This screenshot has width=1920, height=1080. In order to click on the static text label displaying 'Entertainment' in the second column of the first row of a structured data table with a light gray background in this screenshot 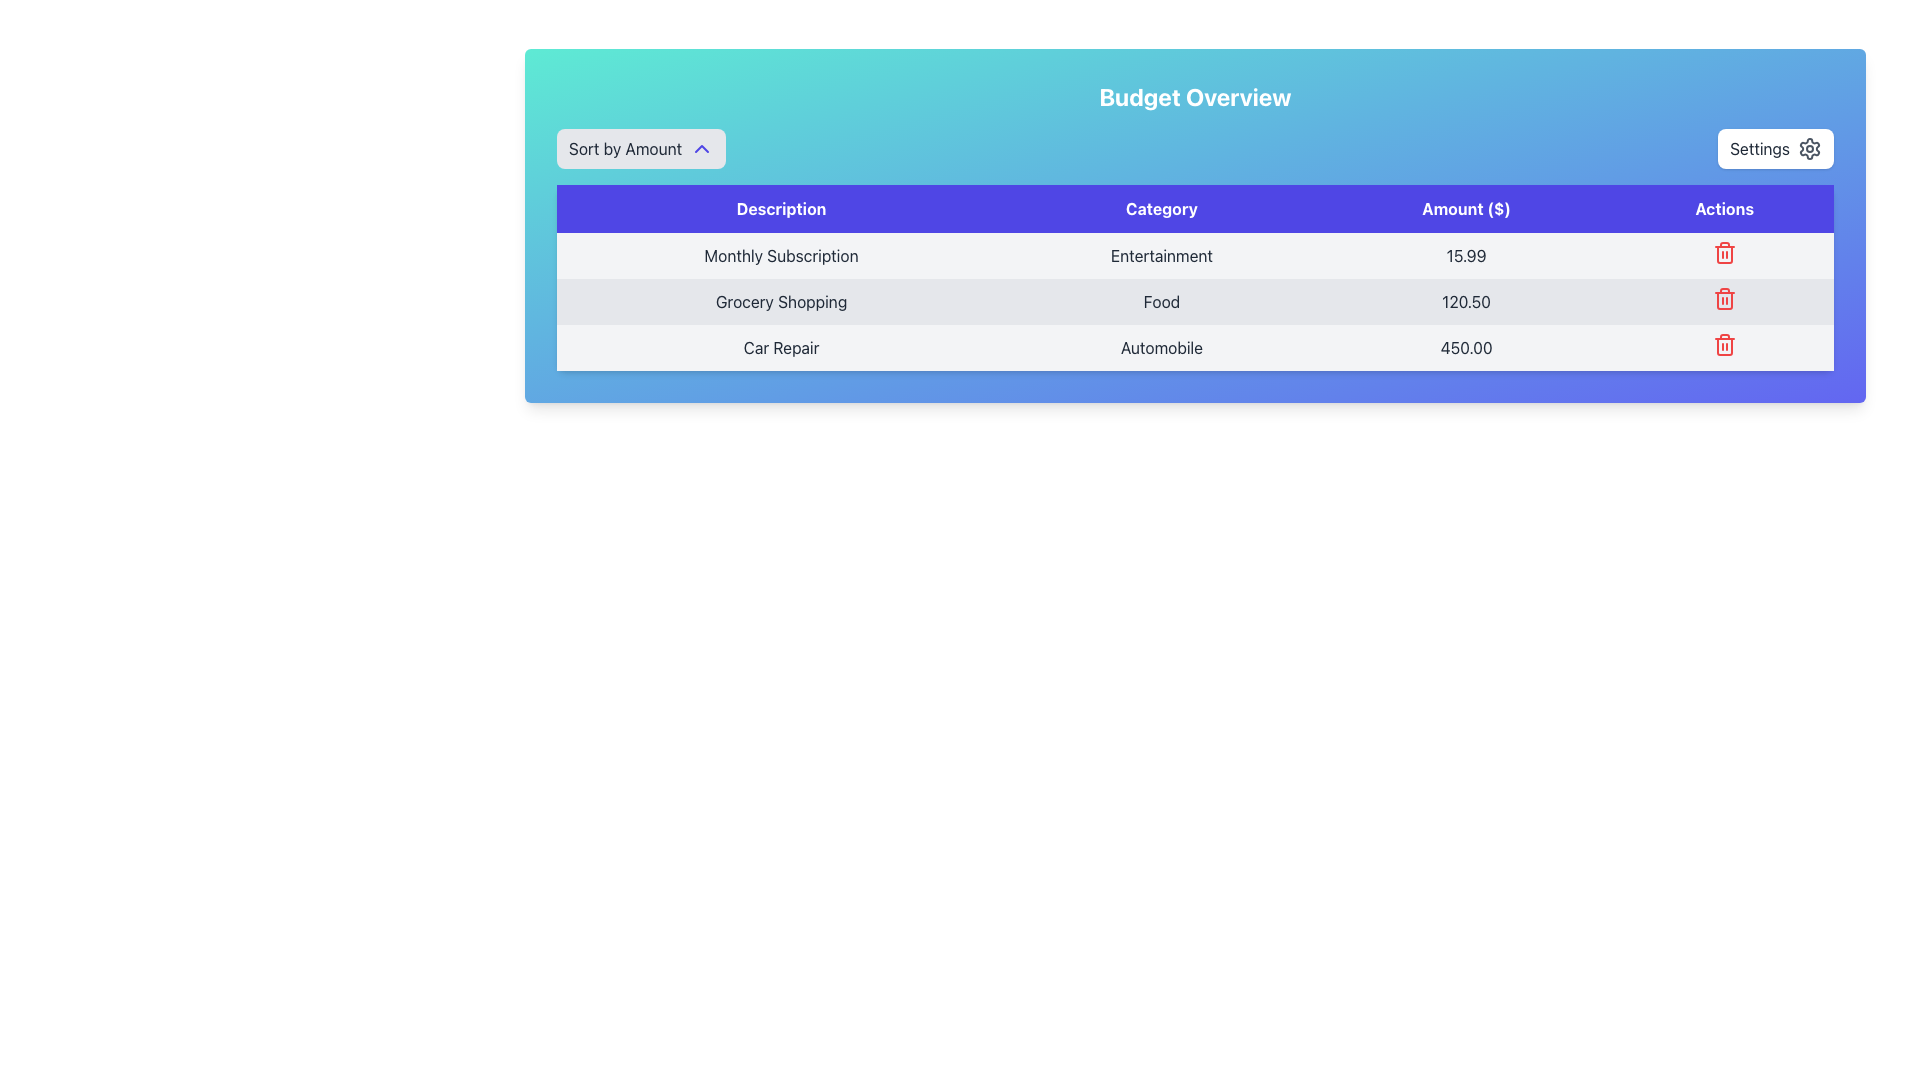, I will do `click(1161, 254)`.